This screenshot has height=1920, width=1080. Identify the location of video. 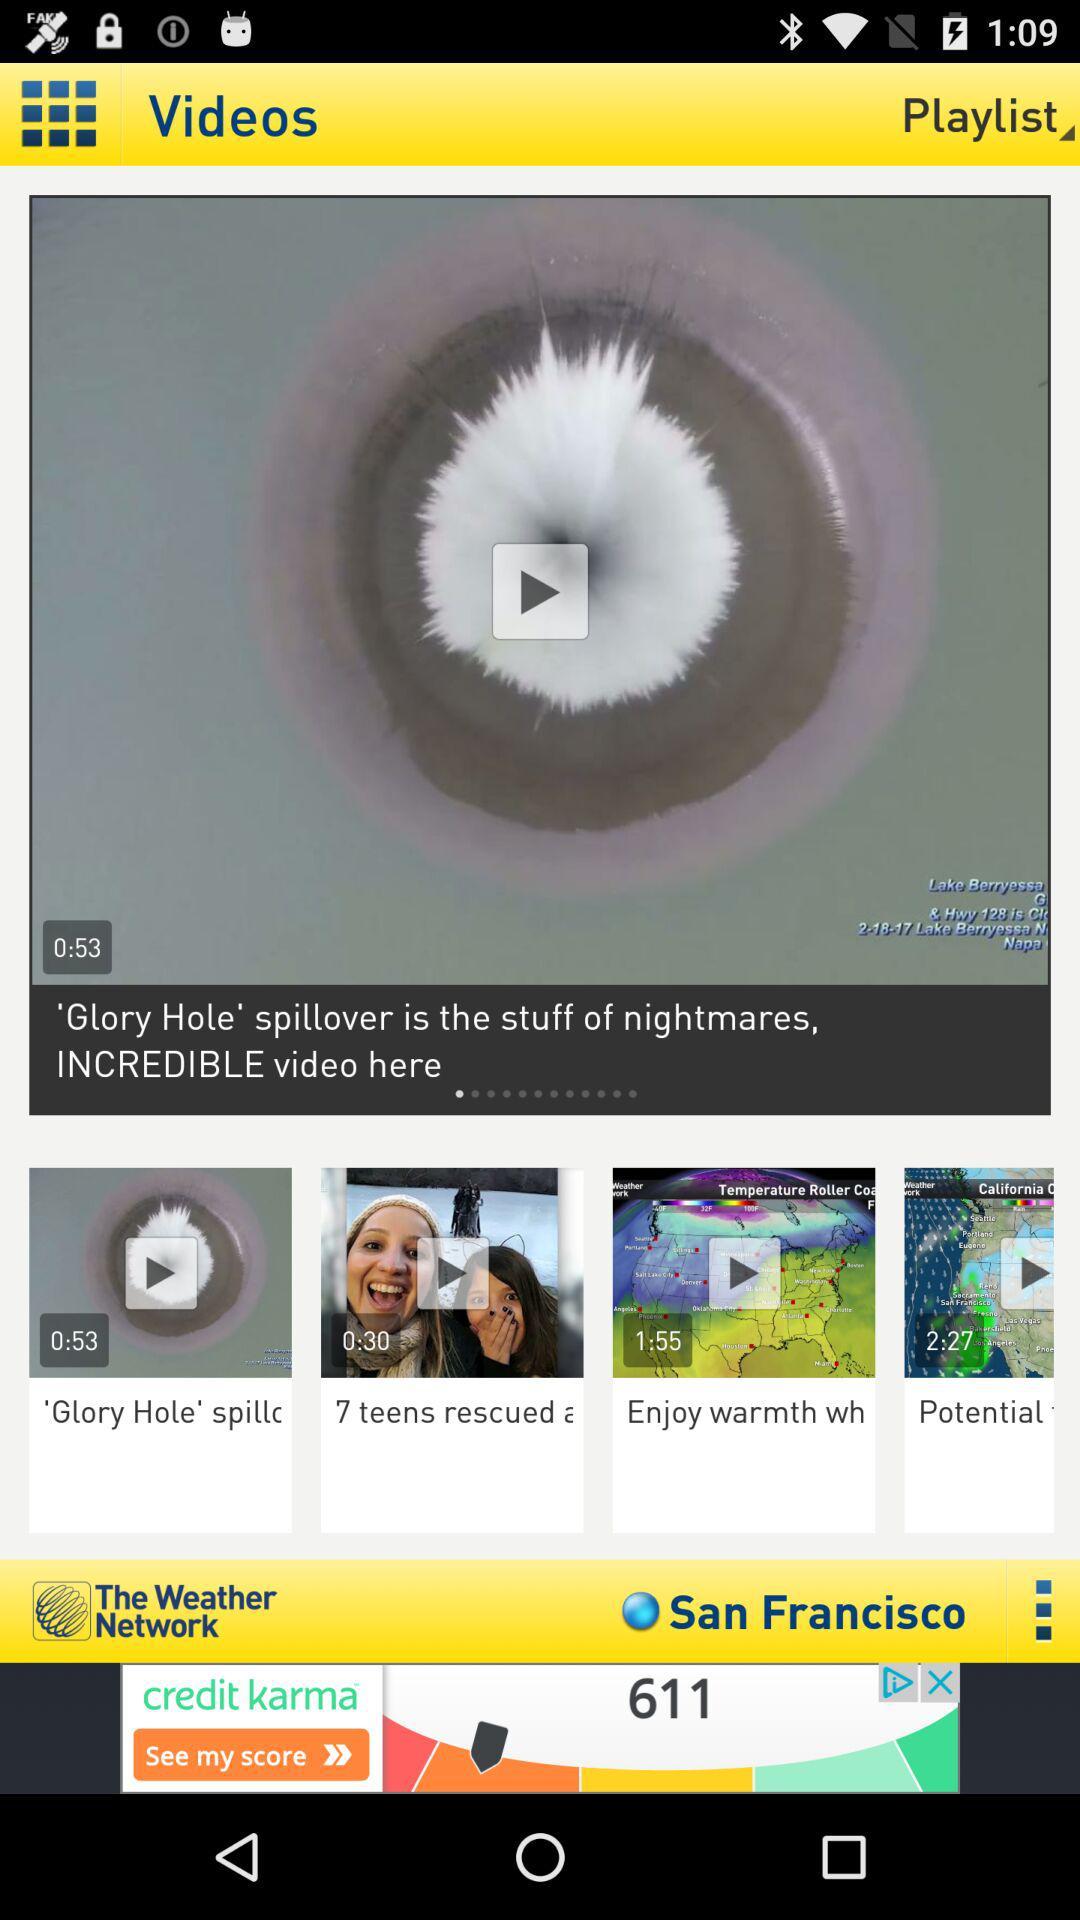
(159, 1271).